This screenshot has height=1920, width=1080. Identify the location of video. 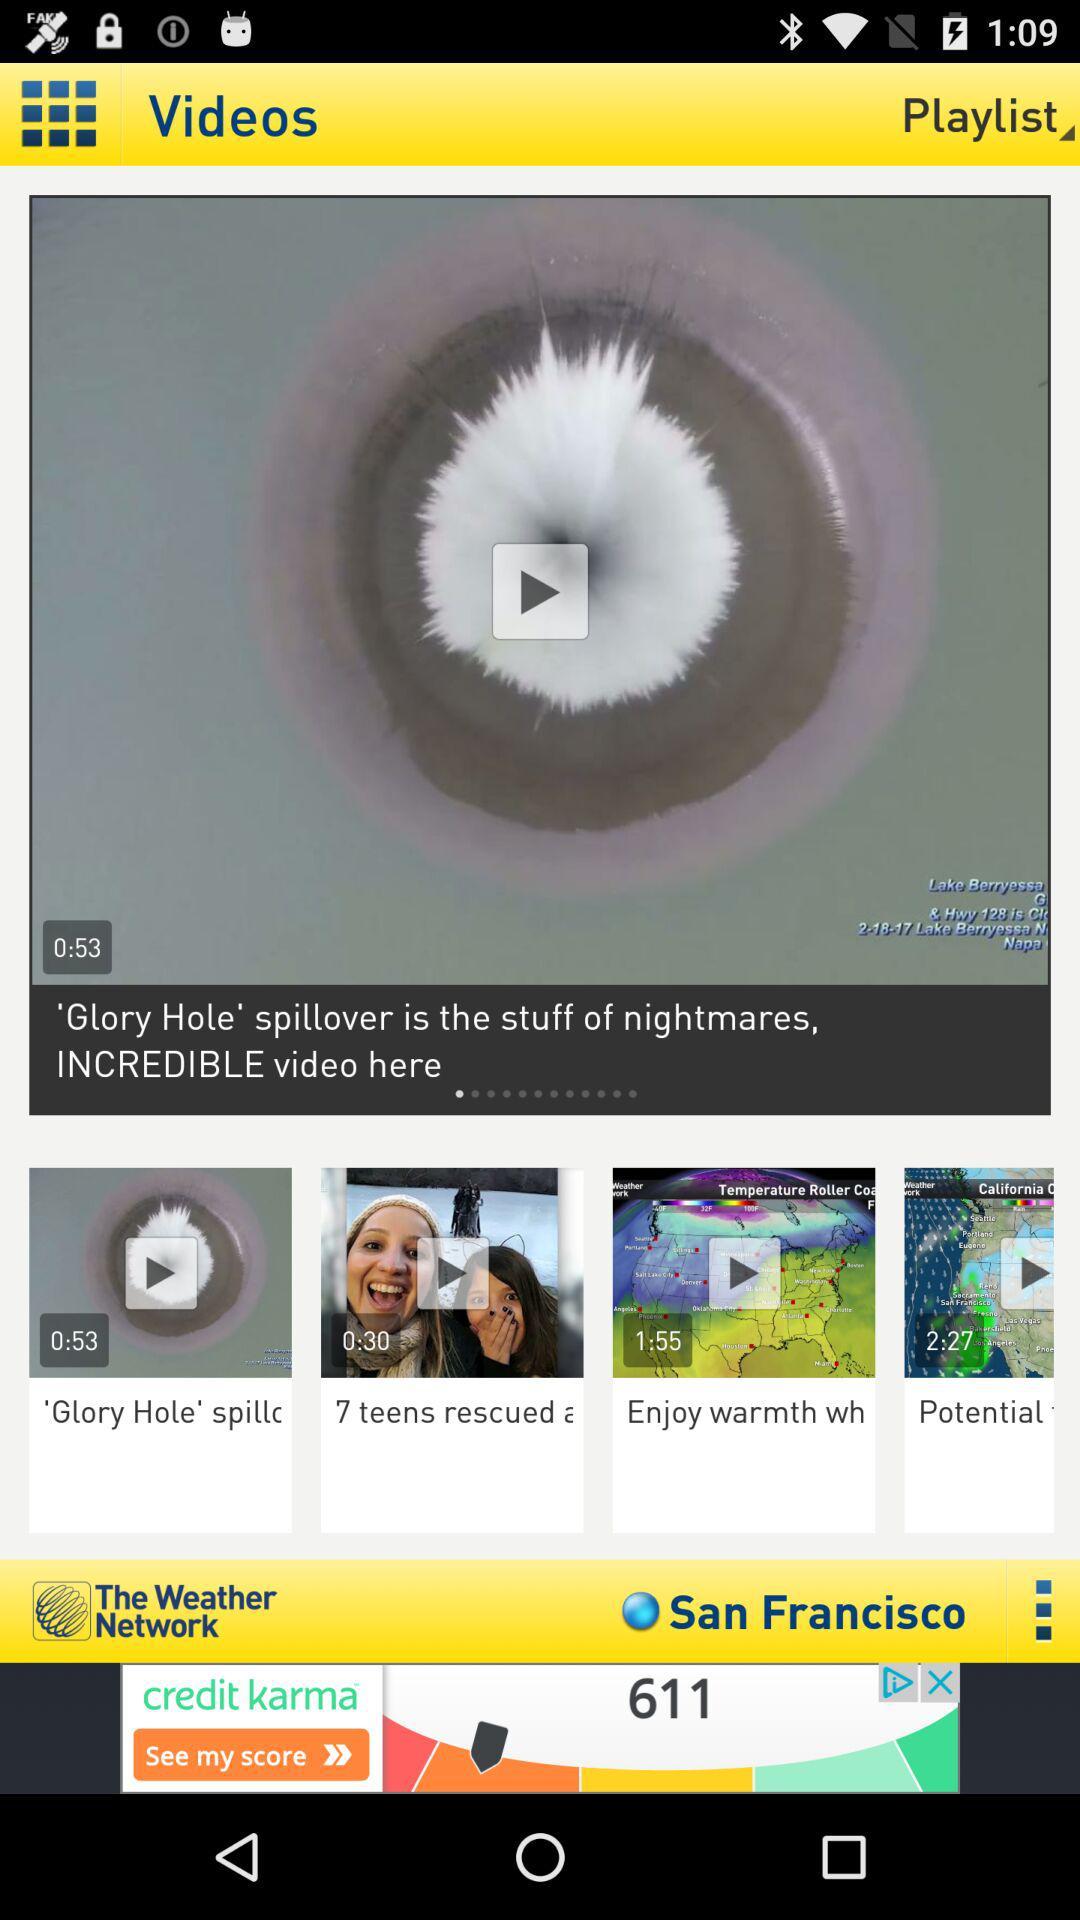
(159, 1271).